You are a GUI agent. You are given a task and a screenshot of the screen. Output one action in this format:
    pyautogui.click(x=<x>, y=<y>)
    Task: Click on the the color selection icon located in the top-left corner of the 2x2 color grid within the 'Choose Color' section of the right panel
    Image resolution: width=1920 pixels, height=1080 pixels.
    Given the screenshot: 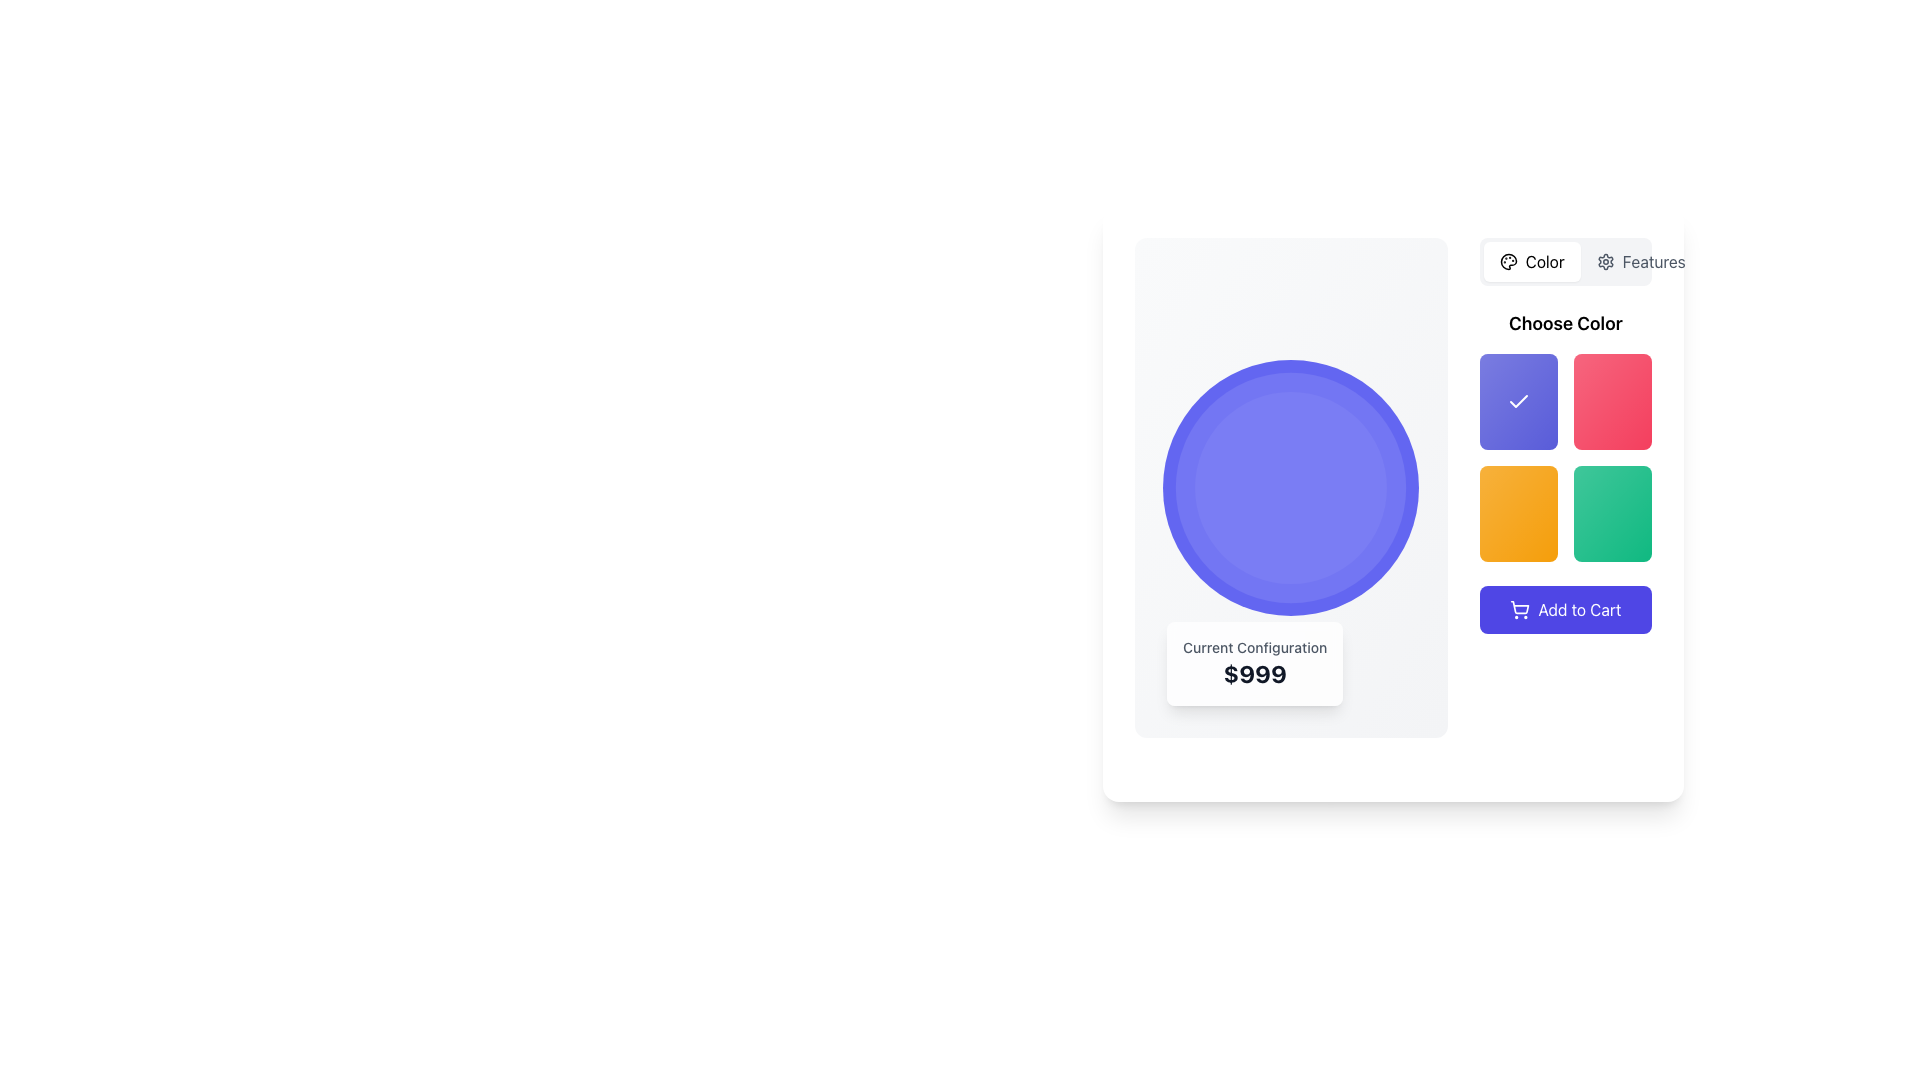 What is the action you would take?
    pyautogui.click(x=1518, y=401)
    